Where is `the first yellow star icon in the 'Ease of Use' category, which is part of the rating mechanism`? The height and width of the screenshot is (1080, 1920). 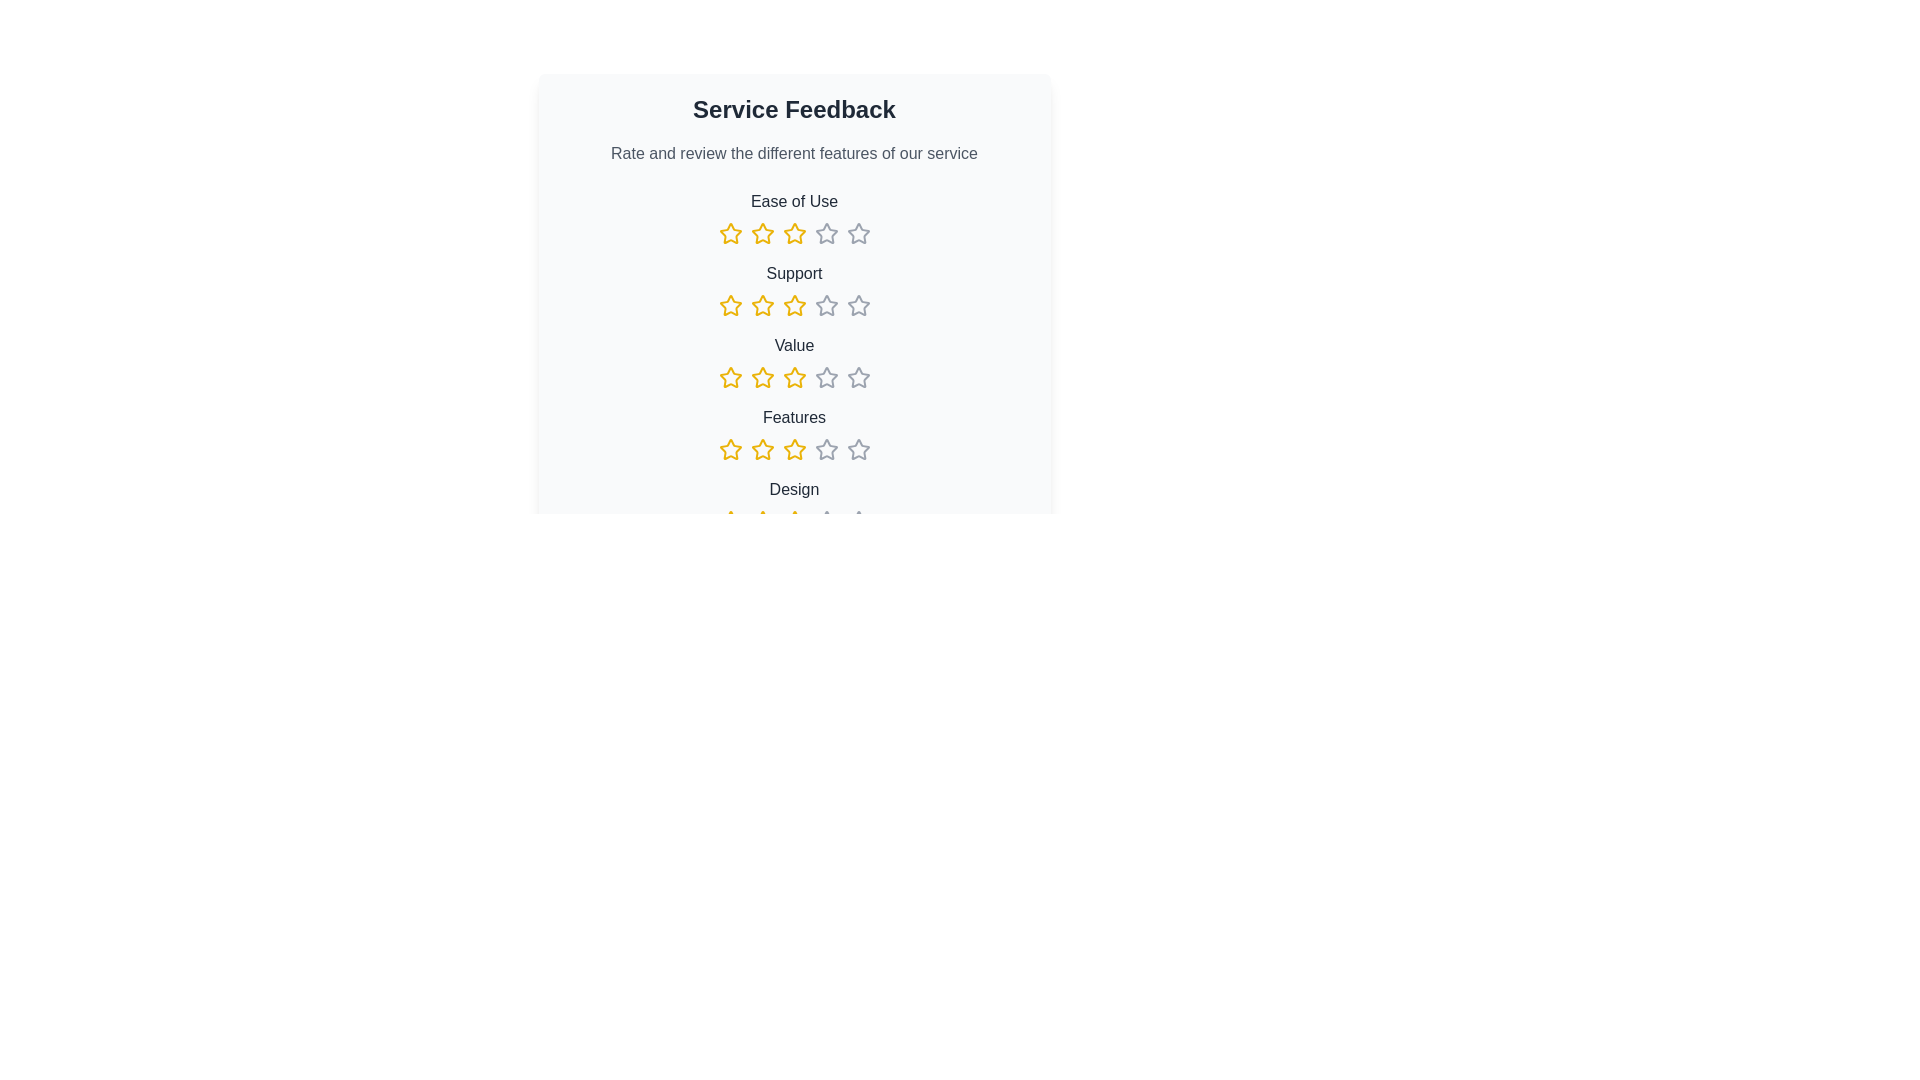 the first yellow star icon in the 'Ease of Use' category, which is part of the rating mechanism is located at coordinates (729, 233).